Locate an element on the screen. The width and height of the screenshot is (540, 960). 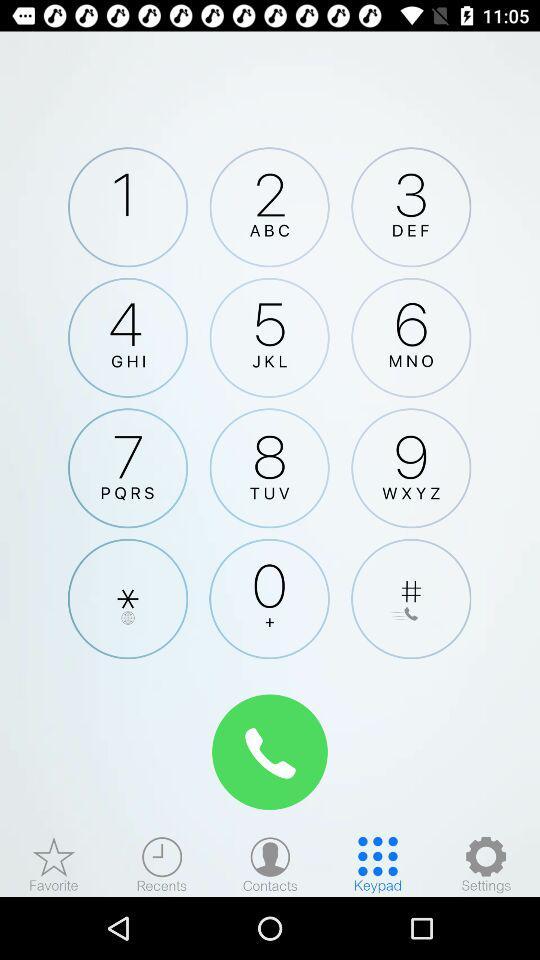
3 is located at coordinates (410, 207).